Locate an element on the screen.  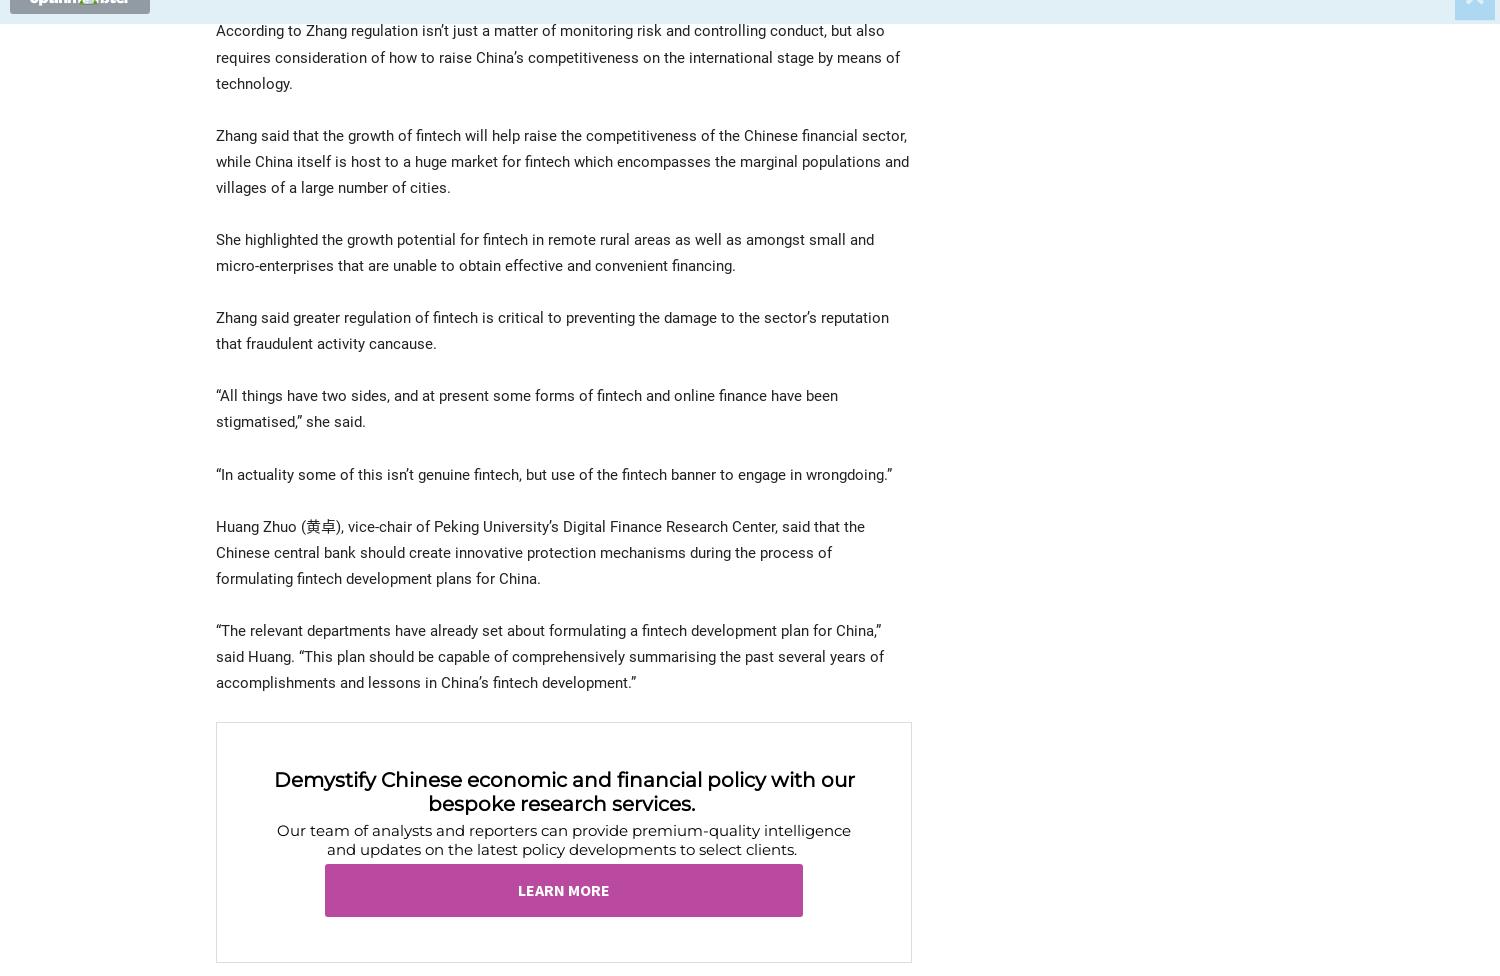
'“In actuality some of this isn’t genuine fintech, but use of the fintech banner to engage in wrongdoing.”' is located at coordinates (553, 473).